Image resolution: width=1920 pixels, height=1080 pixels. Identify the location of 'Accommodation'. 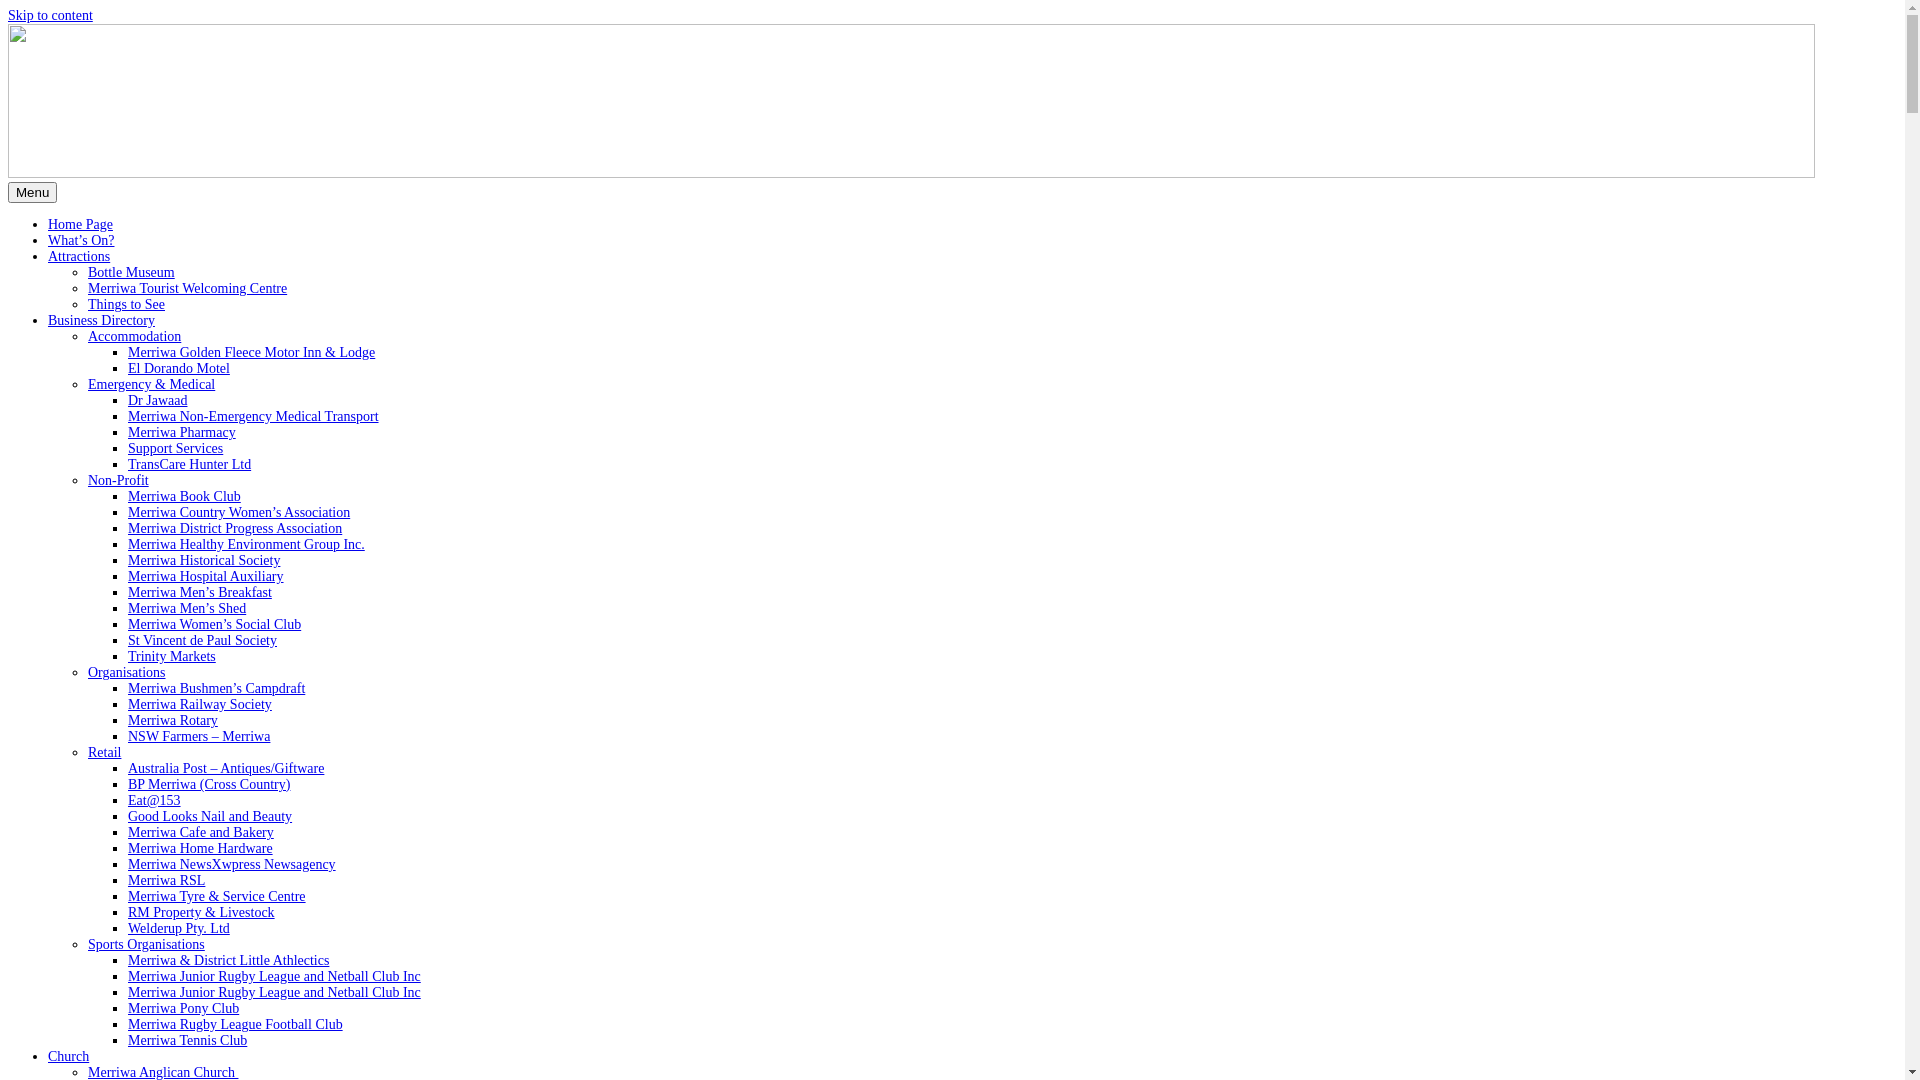
(133, 335).